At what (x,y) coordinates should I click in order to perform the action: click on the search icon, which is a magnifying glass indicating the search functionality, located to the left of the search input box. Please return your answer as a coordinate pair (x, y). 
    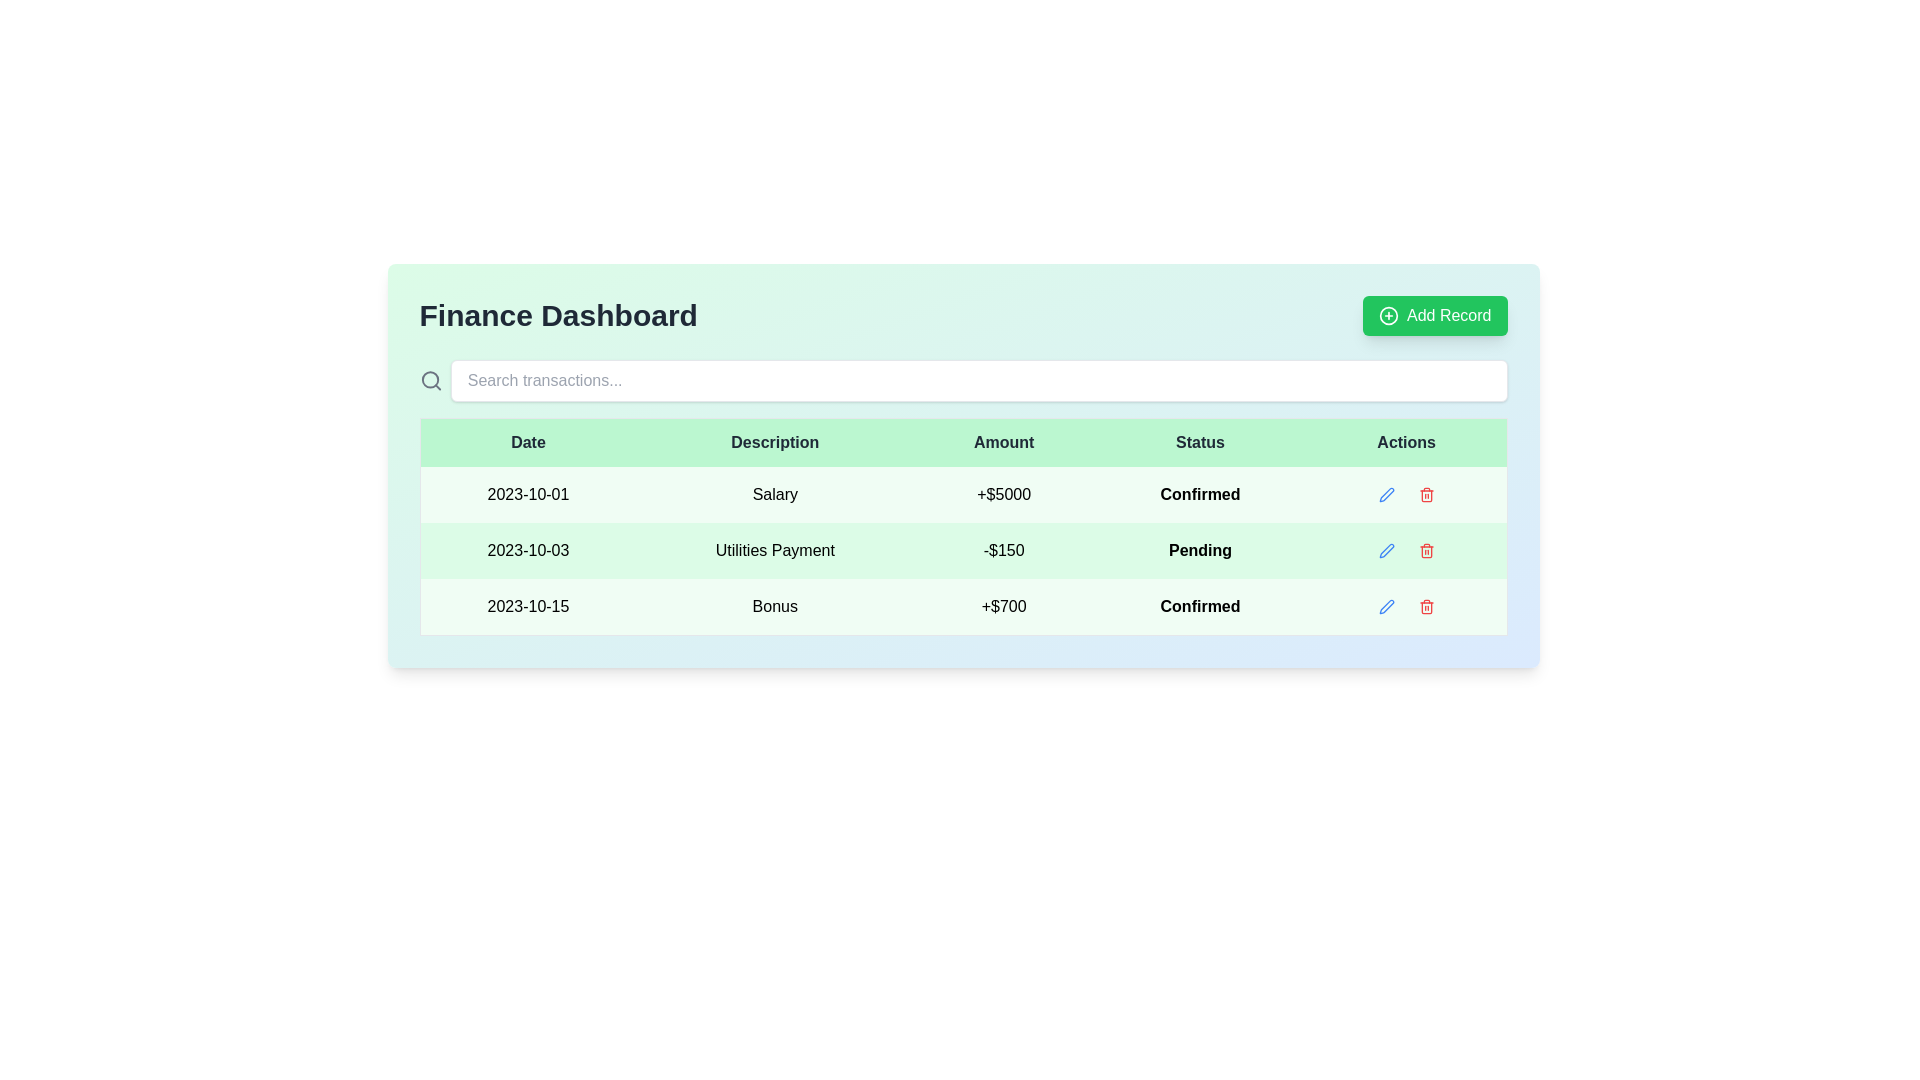
    Looking at the image, I should click on (429, 380).